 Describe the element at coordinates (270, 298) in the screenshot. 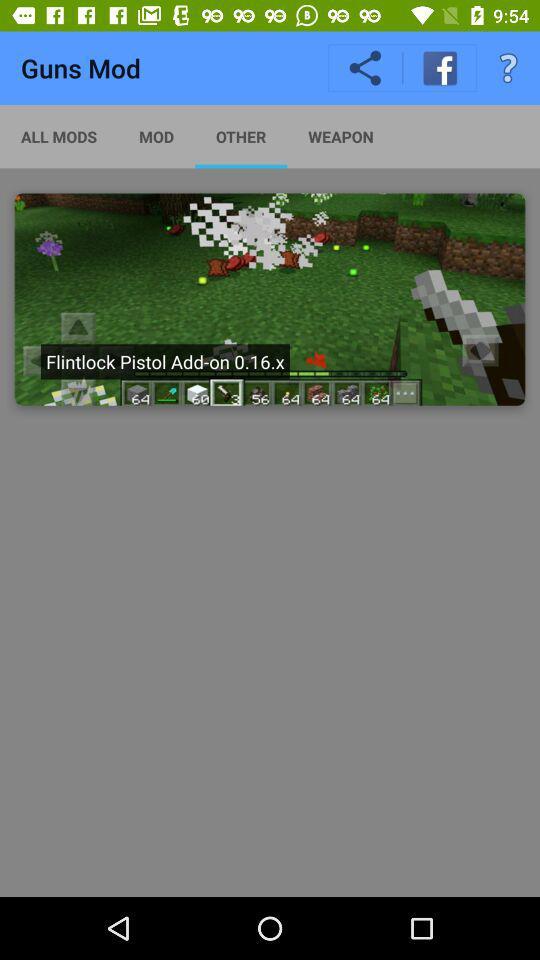

I see `flintlock pistol add-on 0.16.x minecraft thumbnail` at that location.